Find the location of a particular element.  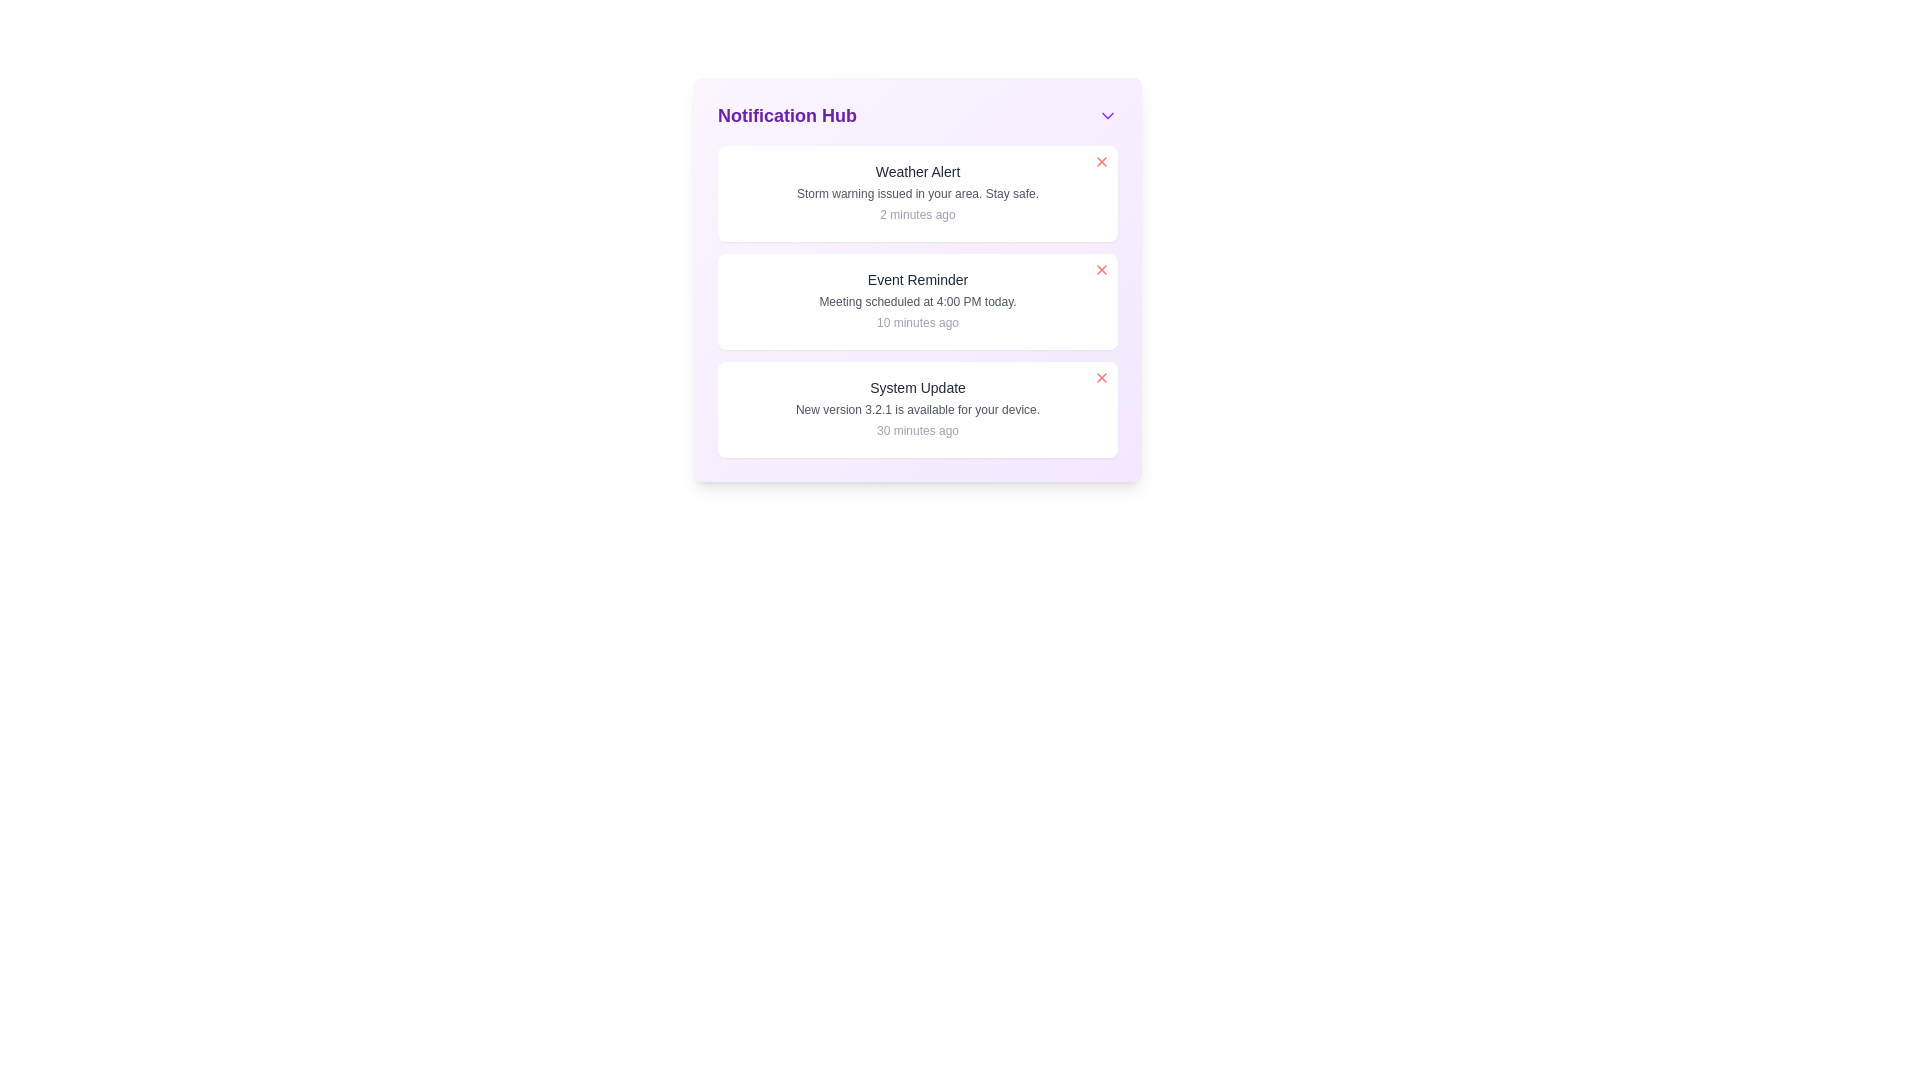

the text element displaying '2 minutes ago', which is located at the bottom-right area of a notification card is located at coordinates (916, 215).